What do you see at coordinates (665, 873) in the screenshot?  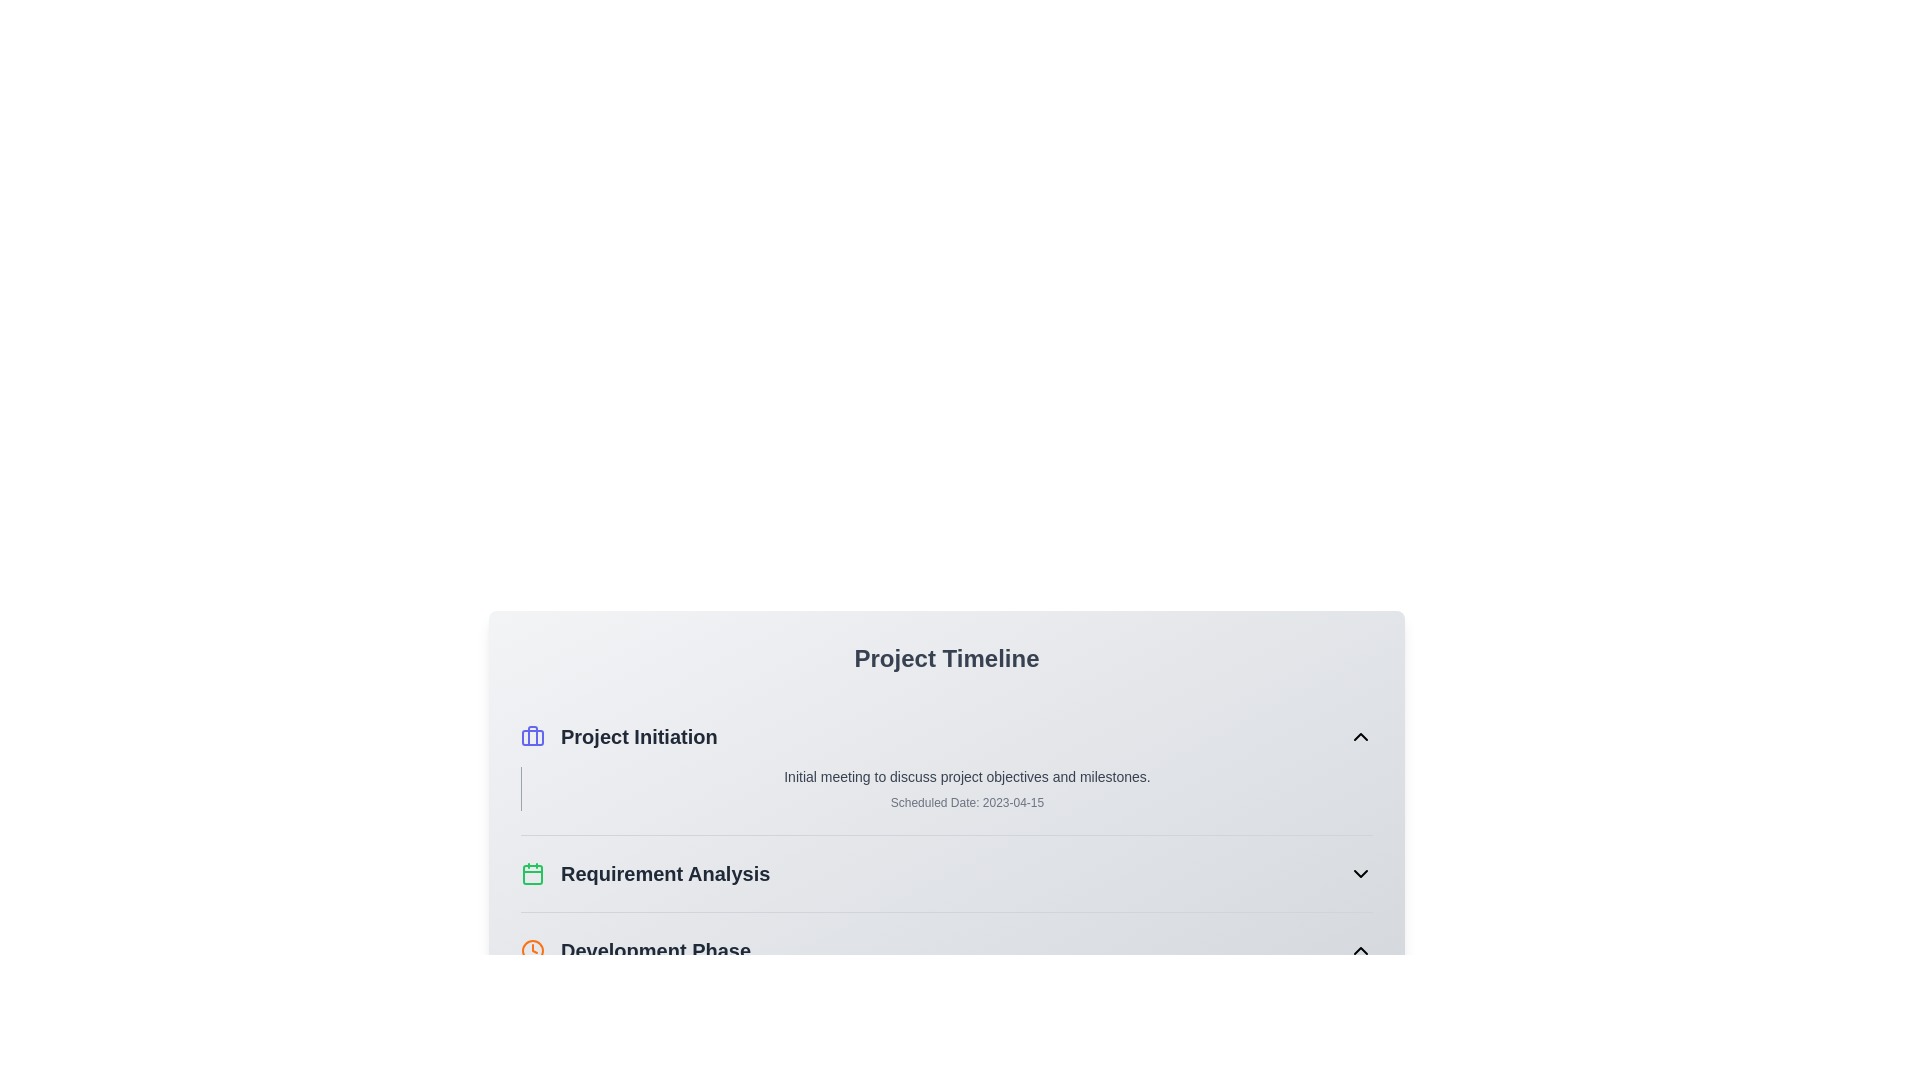 I see `the text label displaying 'Requirement Analysis', which is styled with a bold font and larger text size, located to the right of a green calendar icon in the 'Project Timeline' section` at bounding box center [665, 873].